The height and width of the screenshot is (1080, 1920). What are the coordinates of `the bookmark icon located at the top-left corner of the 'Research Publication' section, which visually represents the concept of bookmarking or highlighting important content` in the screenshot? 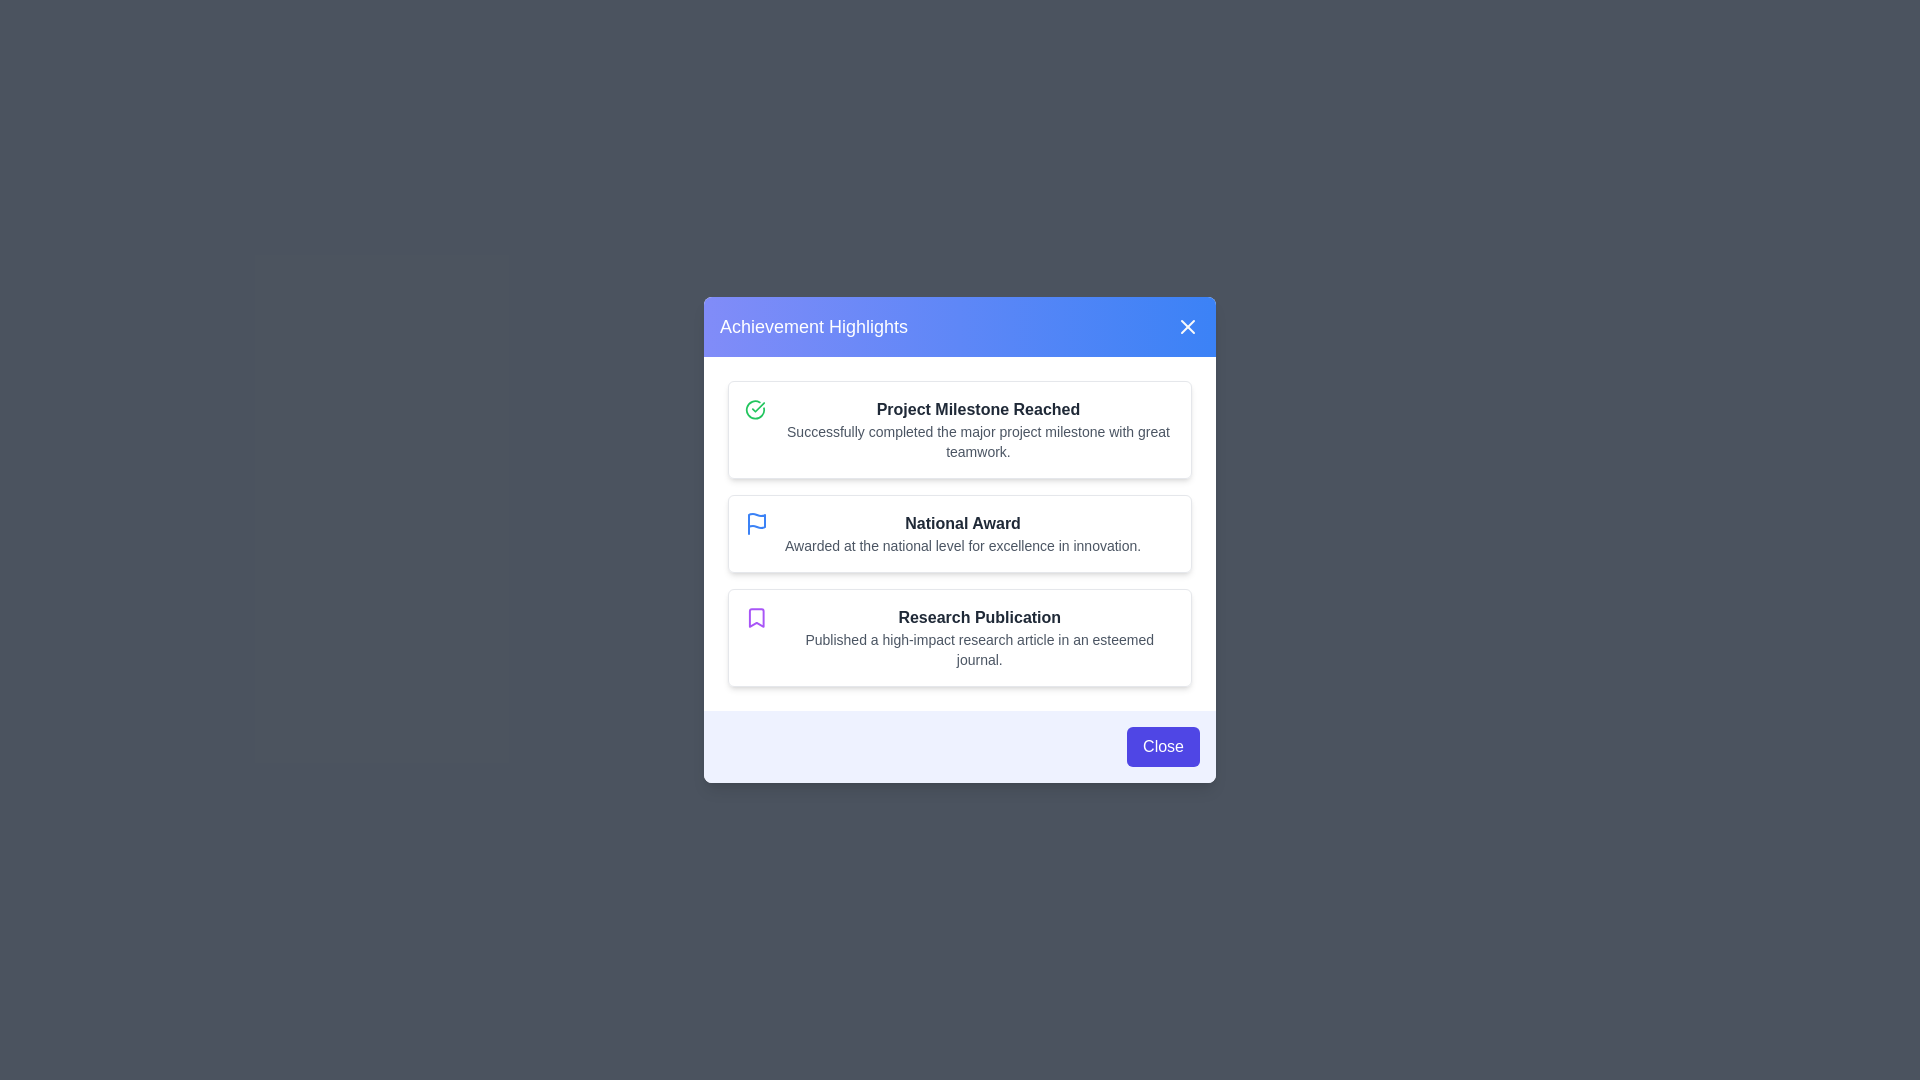 It's located at (755, 616).